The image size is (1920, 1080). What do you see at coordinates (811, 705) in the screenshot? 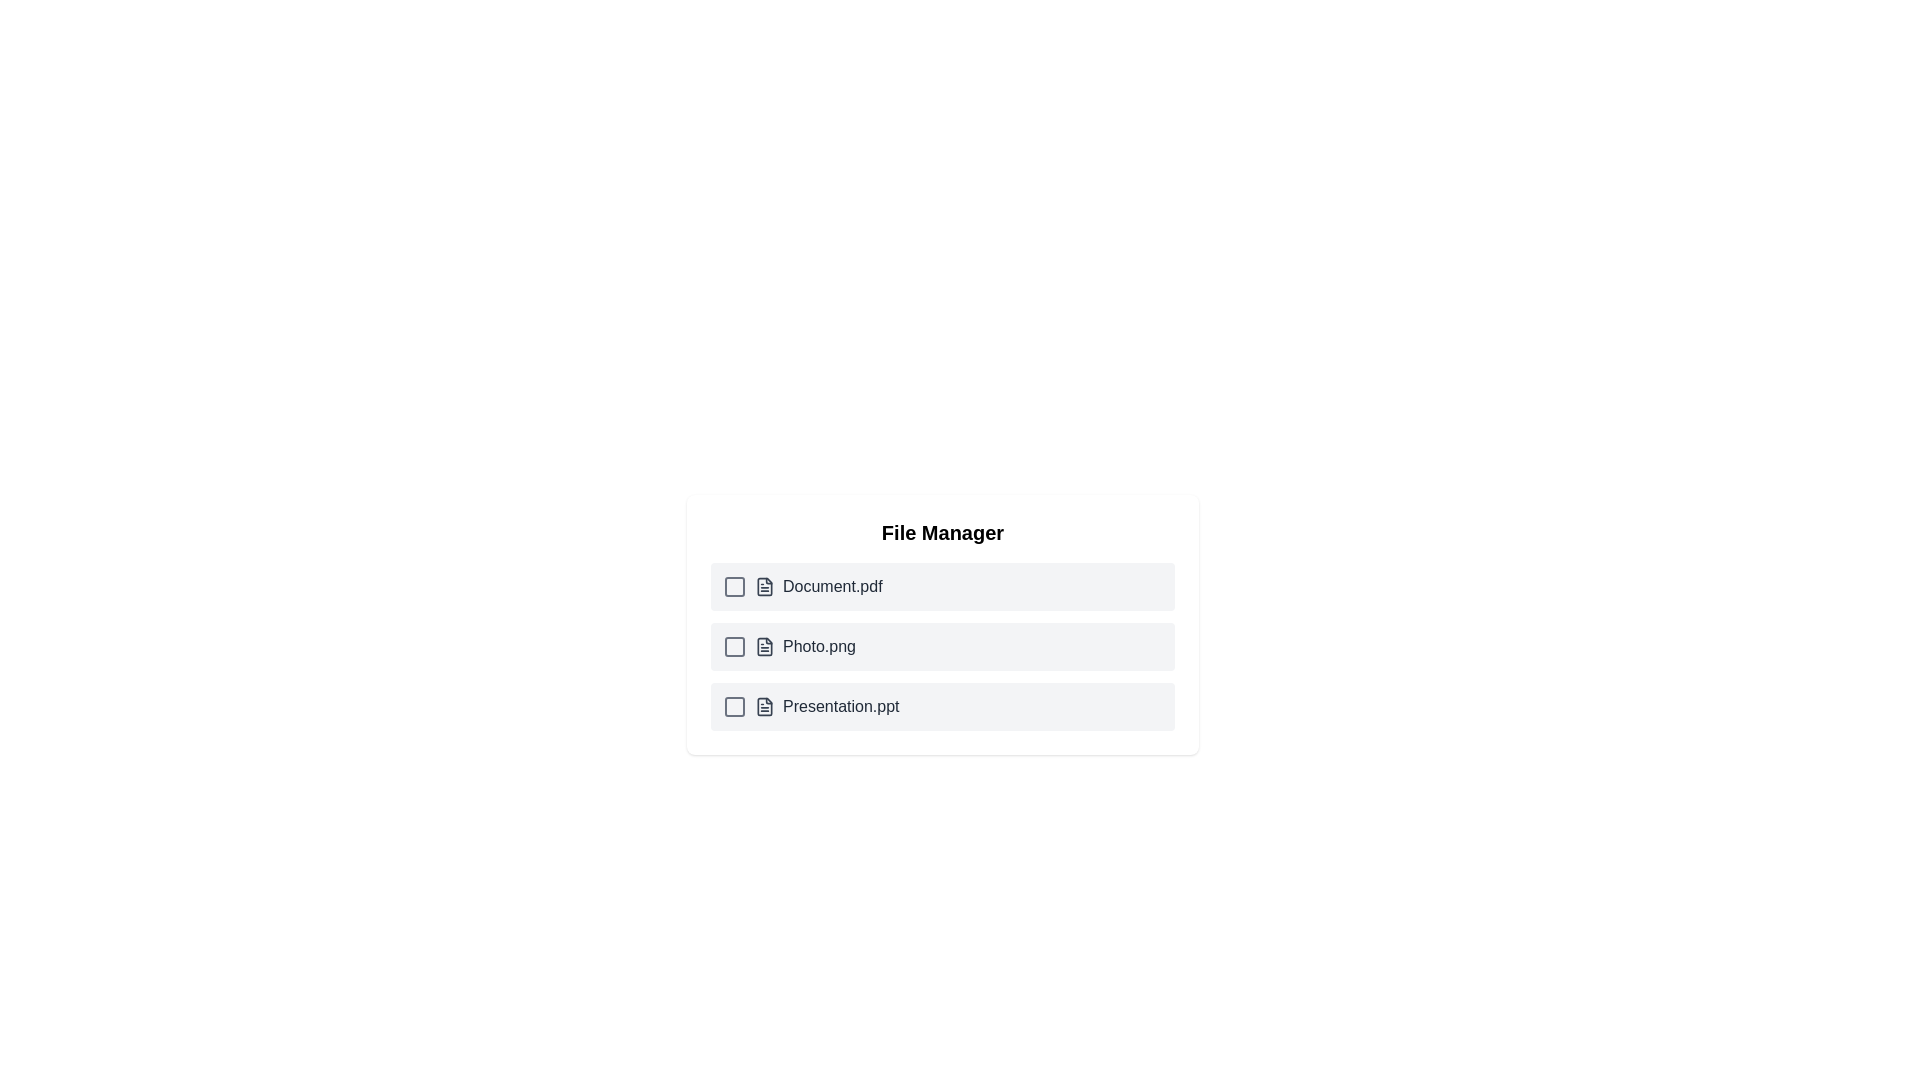
I see `the checkbox next to the file 'Presentation.ppt'` at bounding box center [811, 705].